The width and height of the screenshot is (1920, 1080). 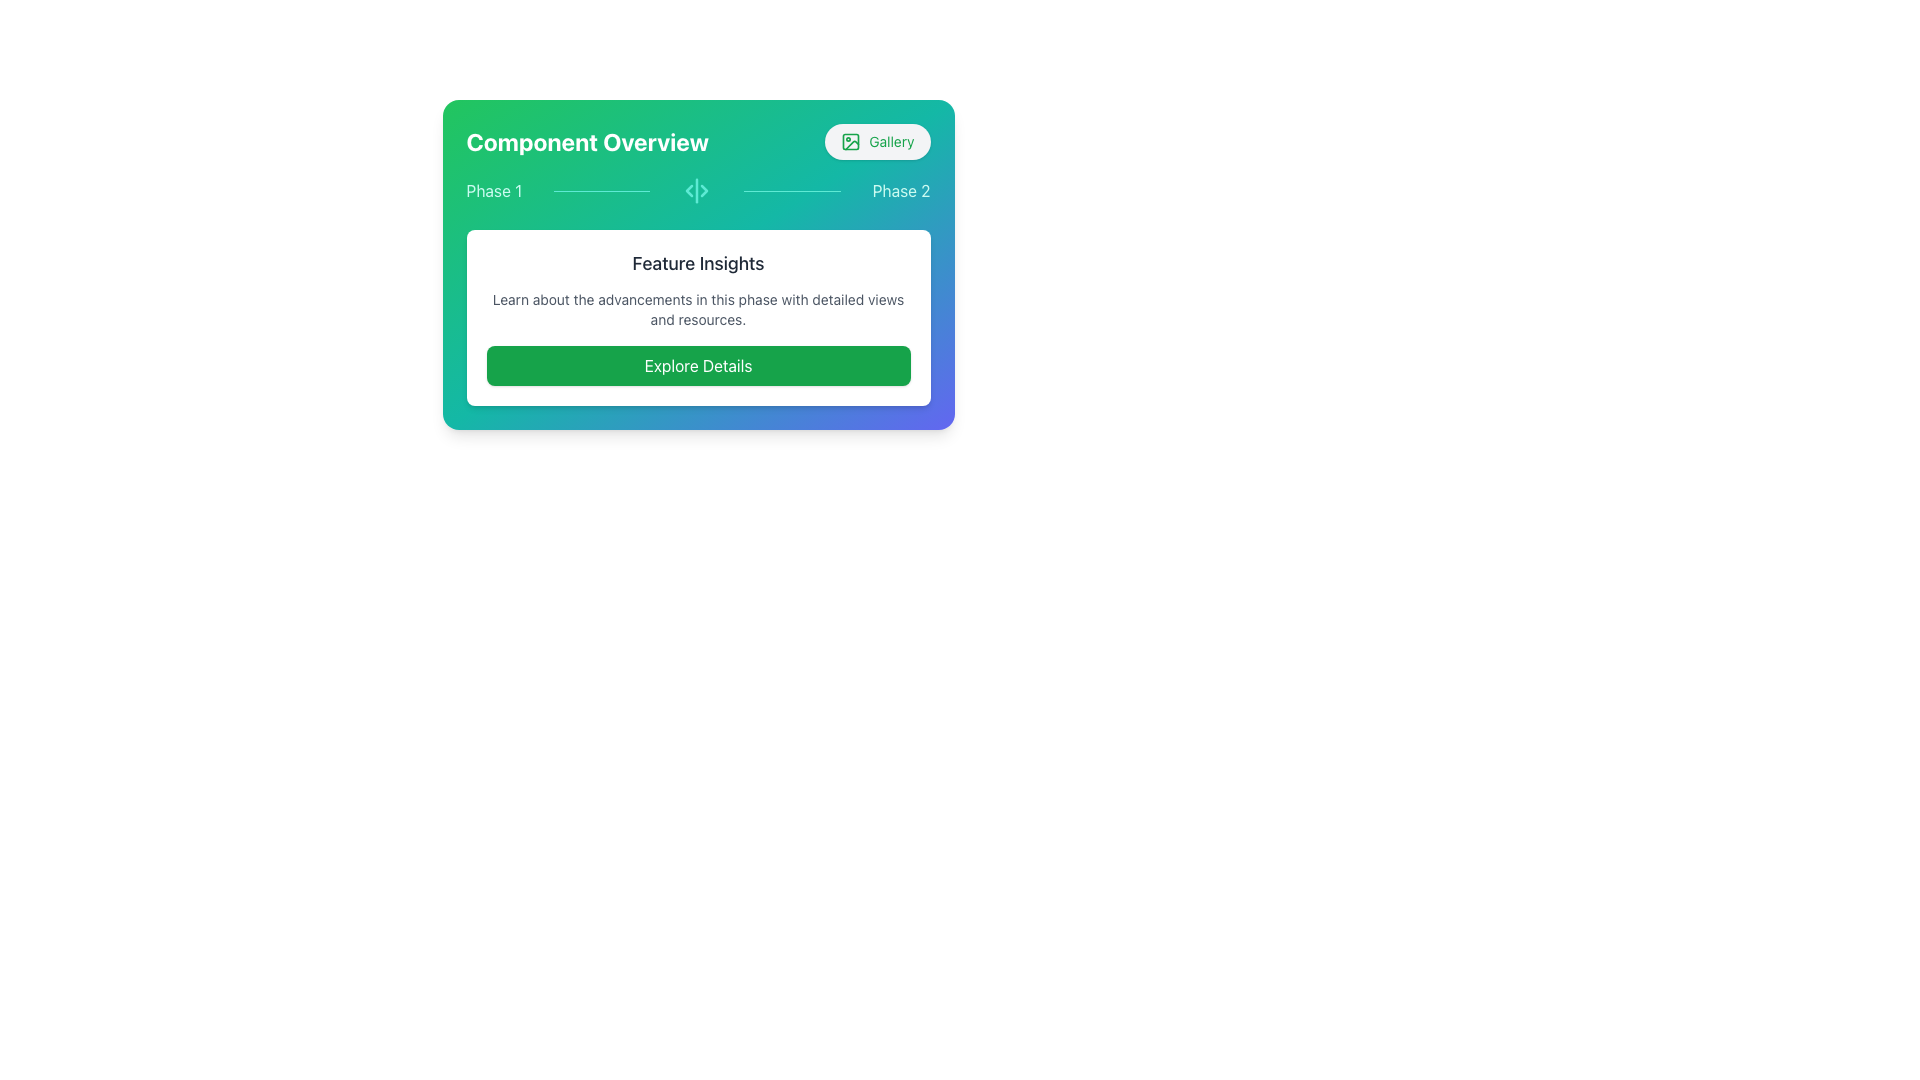 What do you see at coordinates (698, 309) in the screenshot?
I see `static text block that displays 'Learn about the advancements in this phase with detailed views and resources.' located below the 'Feature Insights' header and above the 'Explore Details' button` at bounding box center [698, 309].